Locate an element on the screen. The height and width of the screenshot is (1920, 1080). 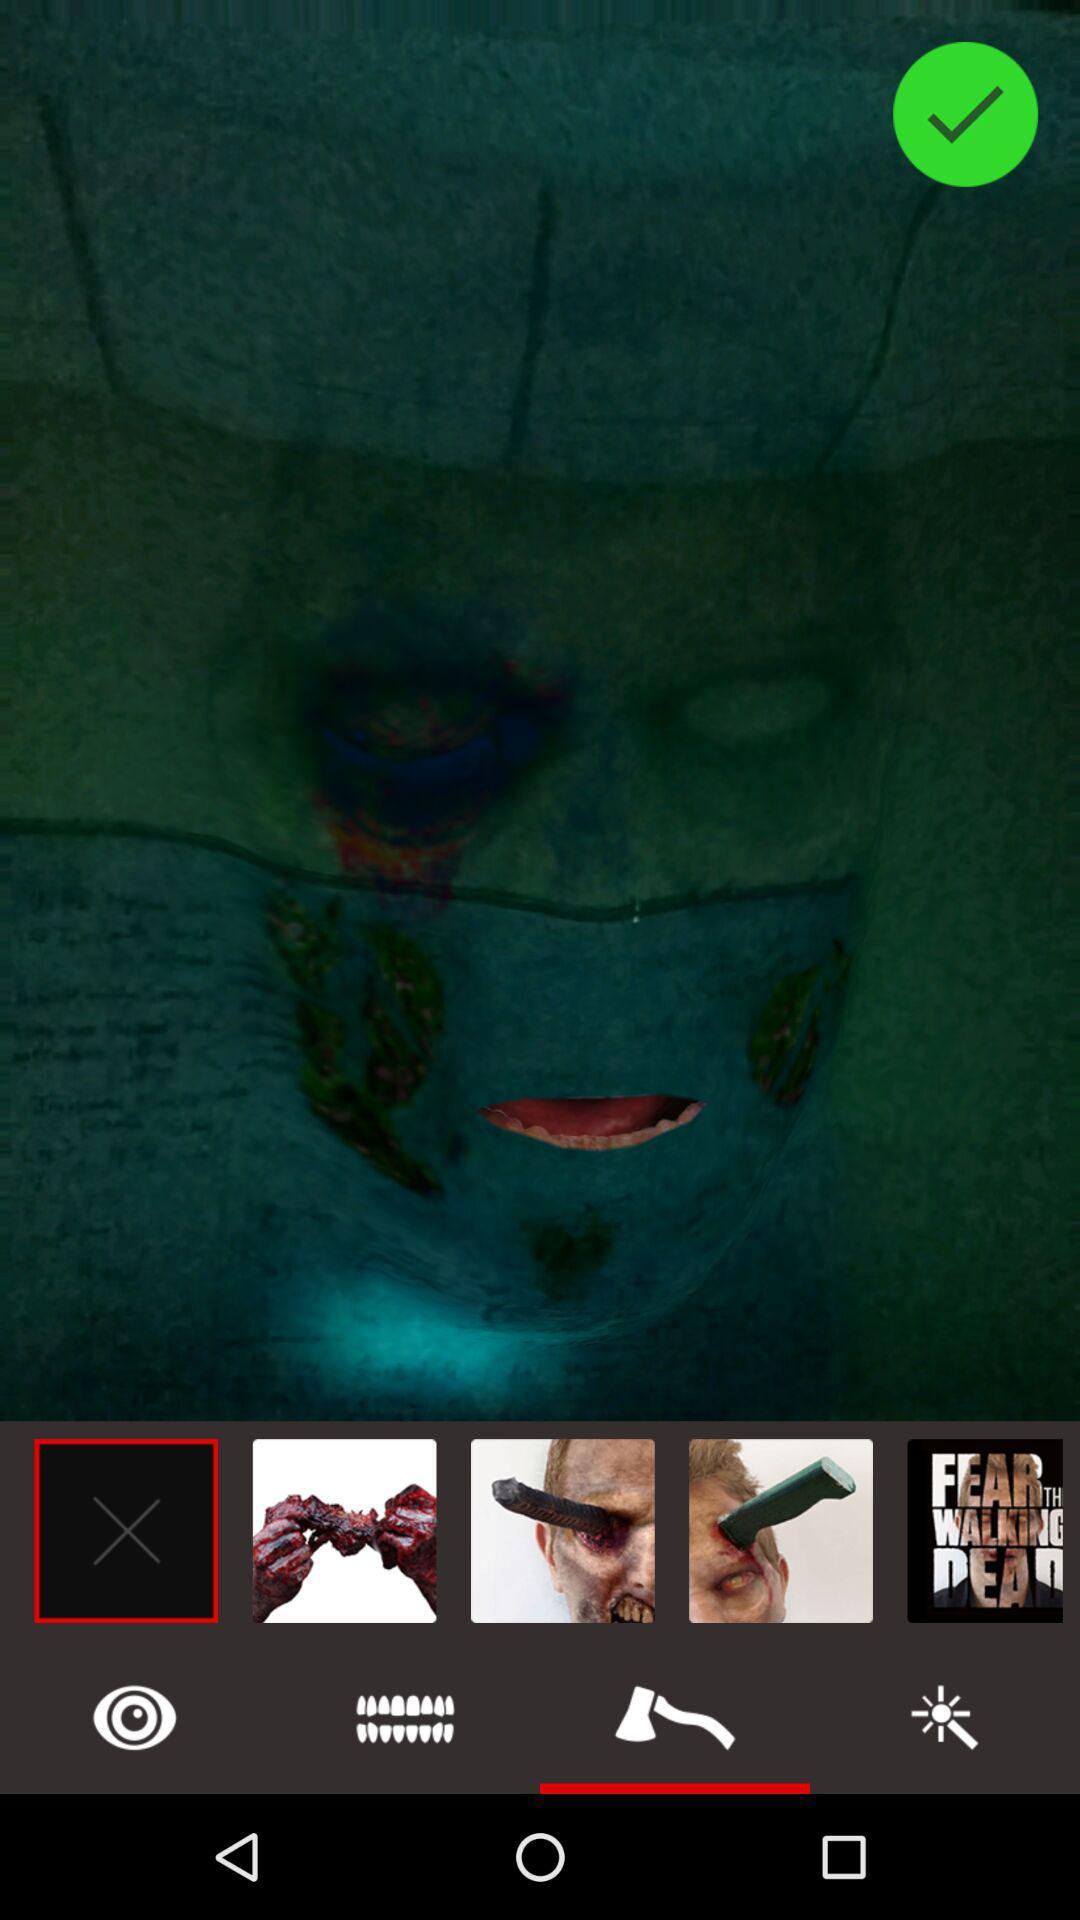
the list icon is located at coordinates (405, 1716).